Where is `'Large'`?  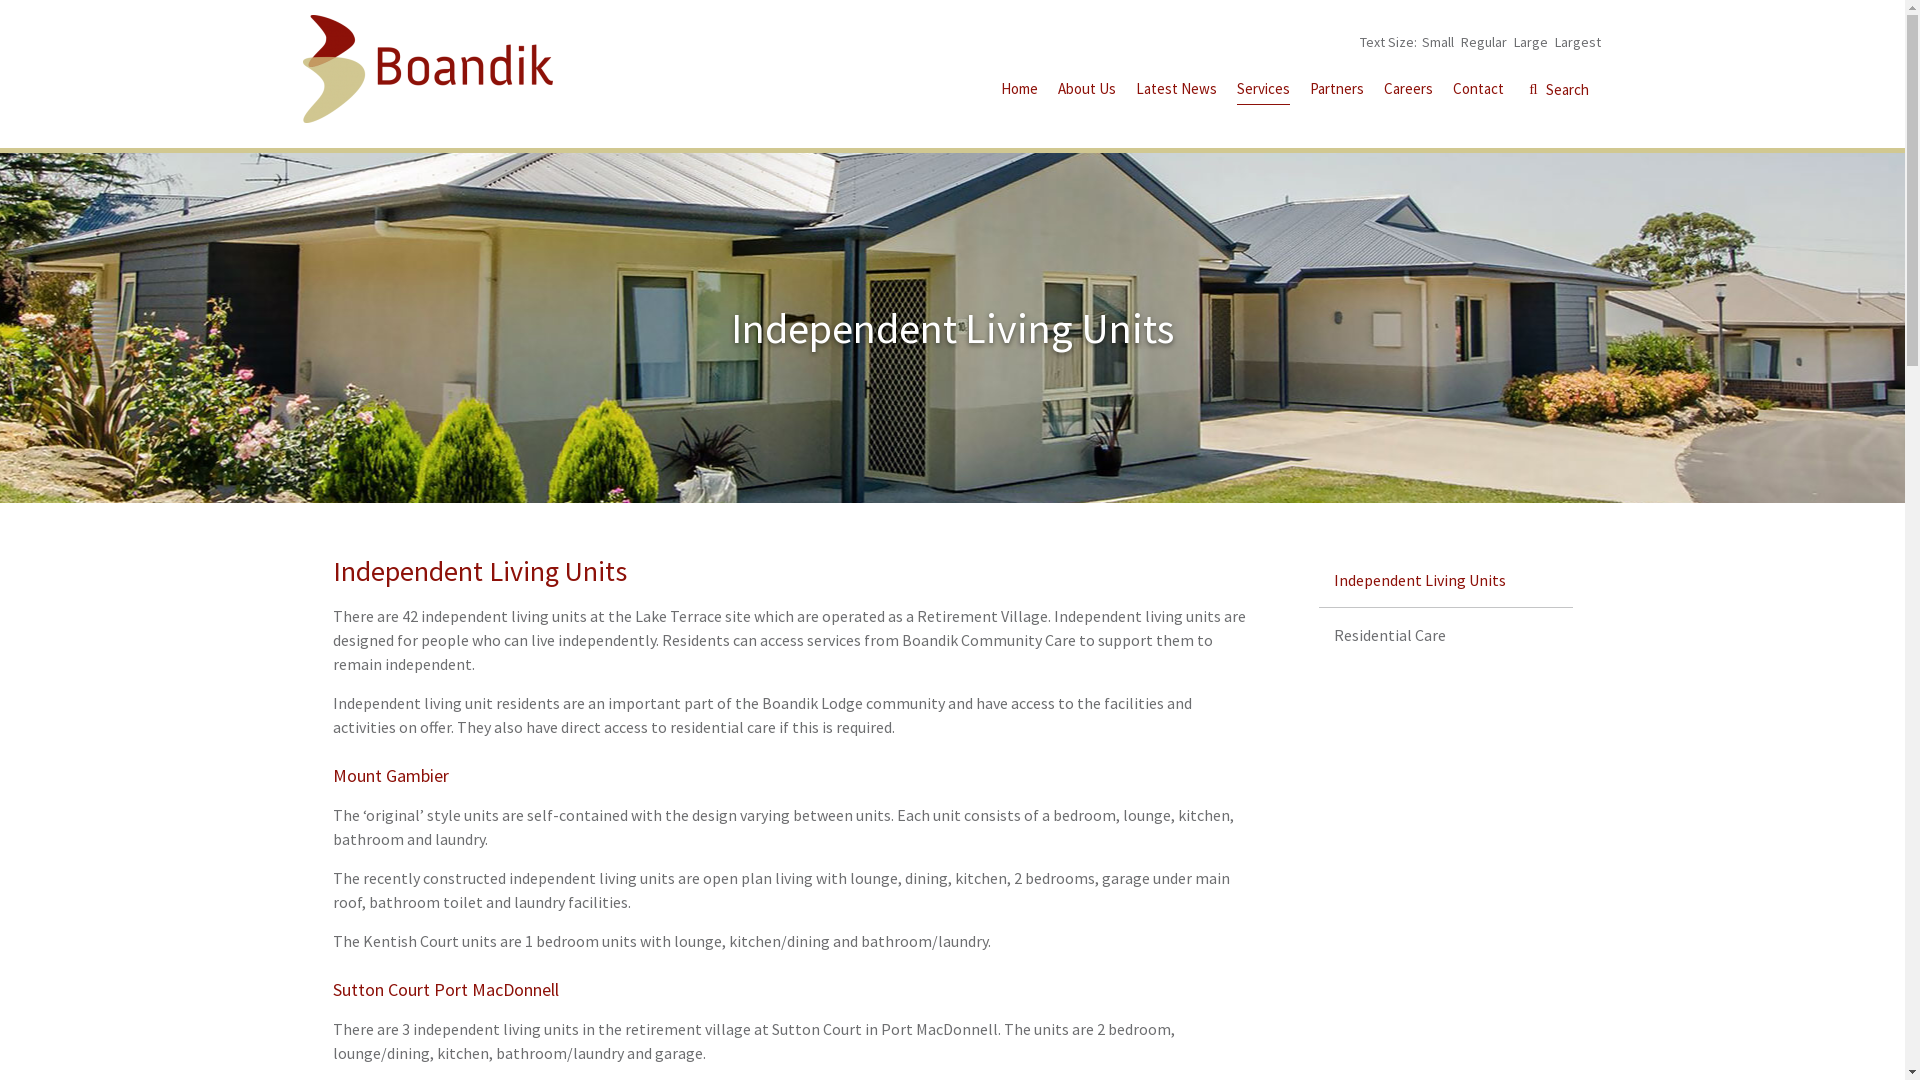 'Large' is located at coordinates (1513, 42).